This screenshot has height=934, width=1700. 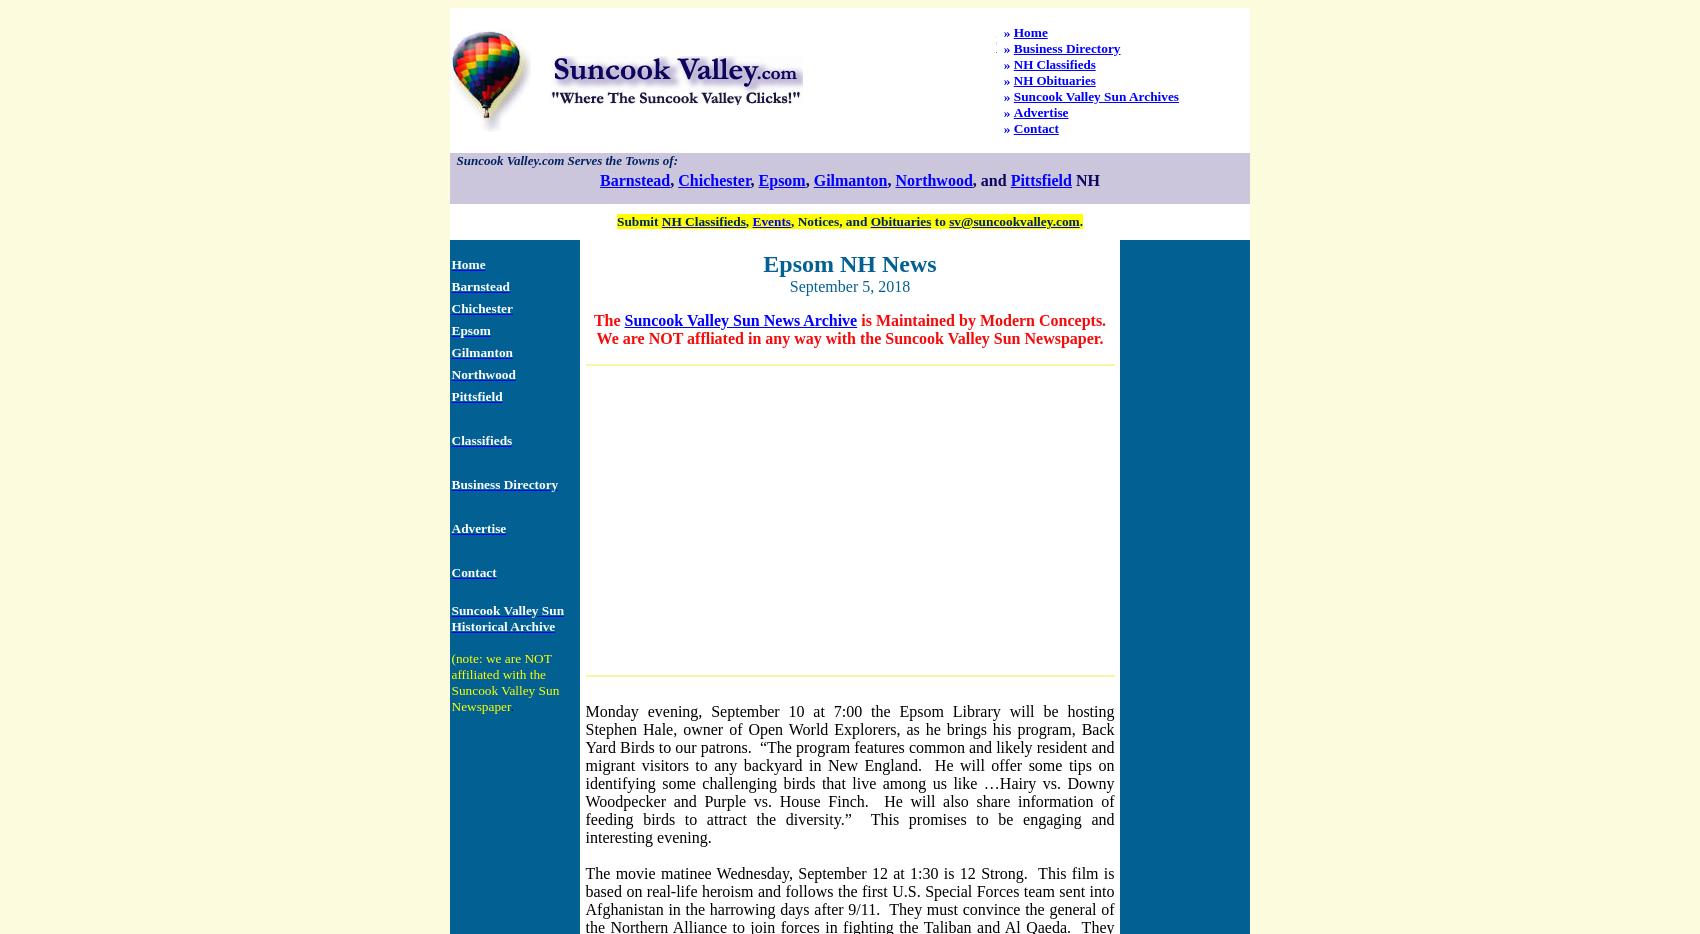 I want to click on 'to', so click(x=939, y=219).